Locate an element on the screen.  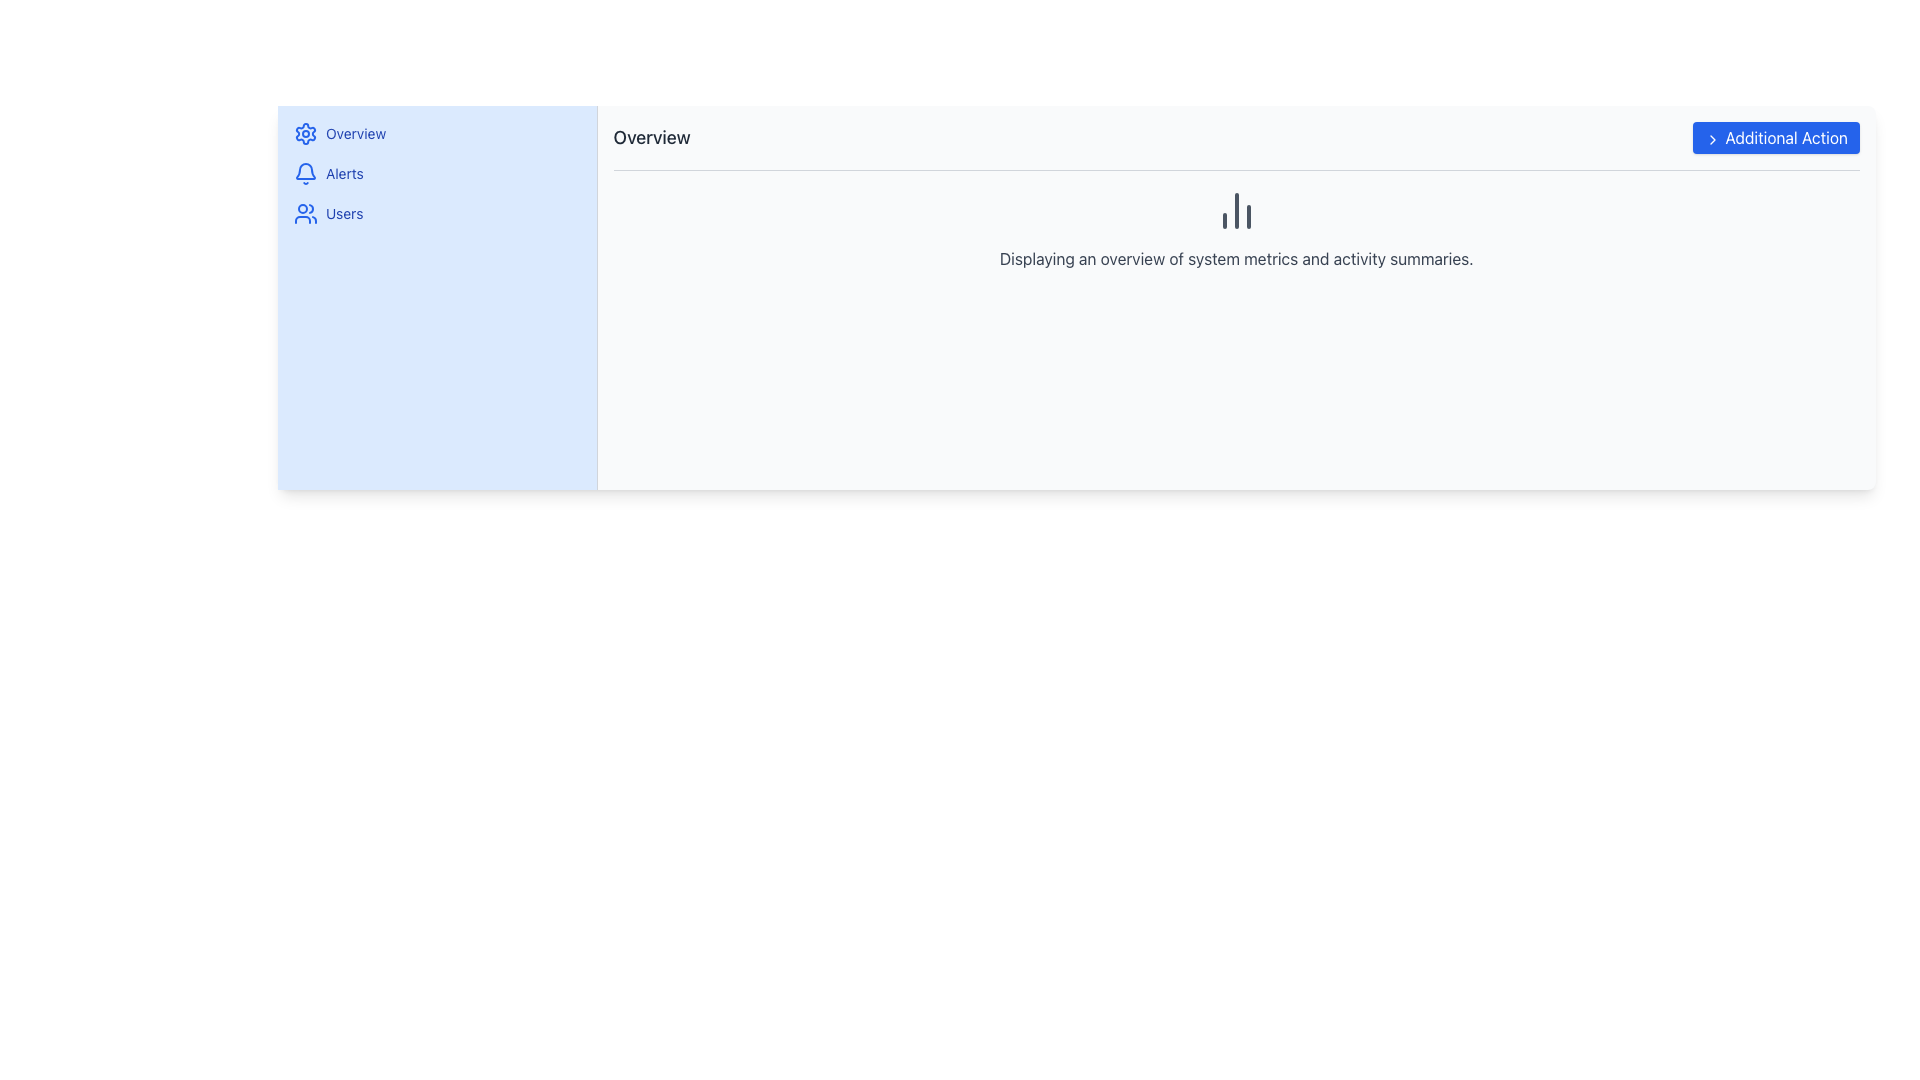
the action button located at the top-right corner of the 'Overview' section is located at coordinates (1776, 137).